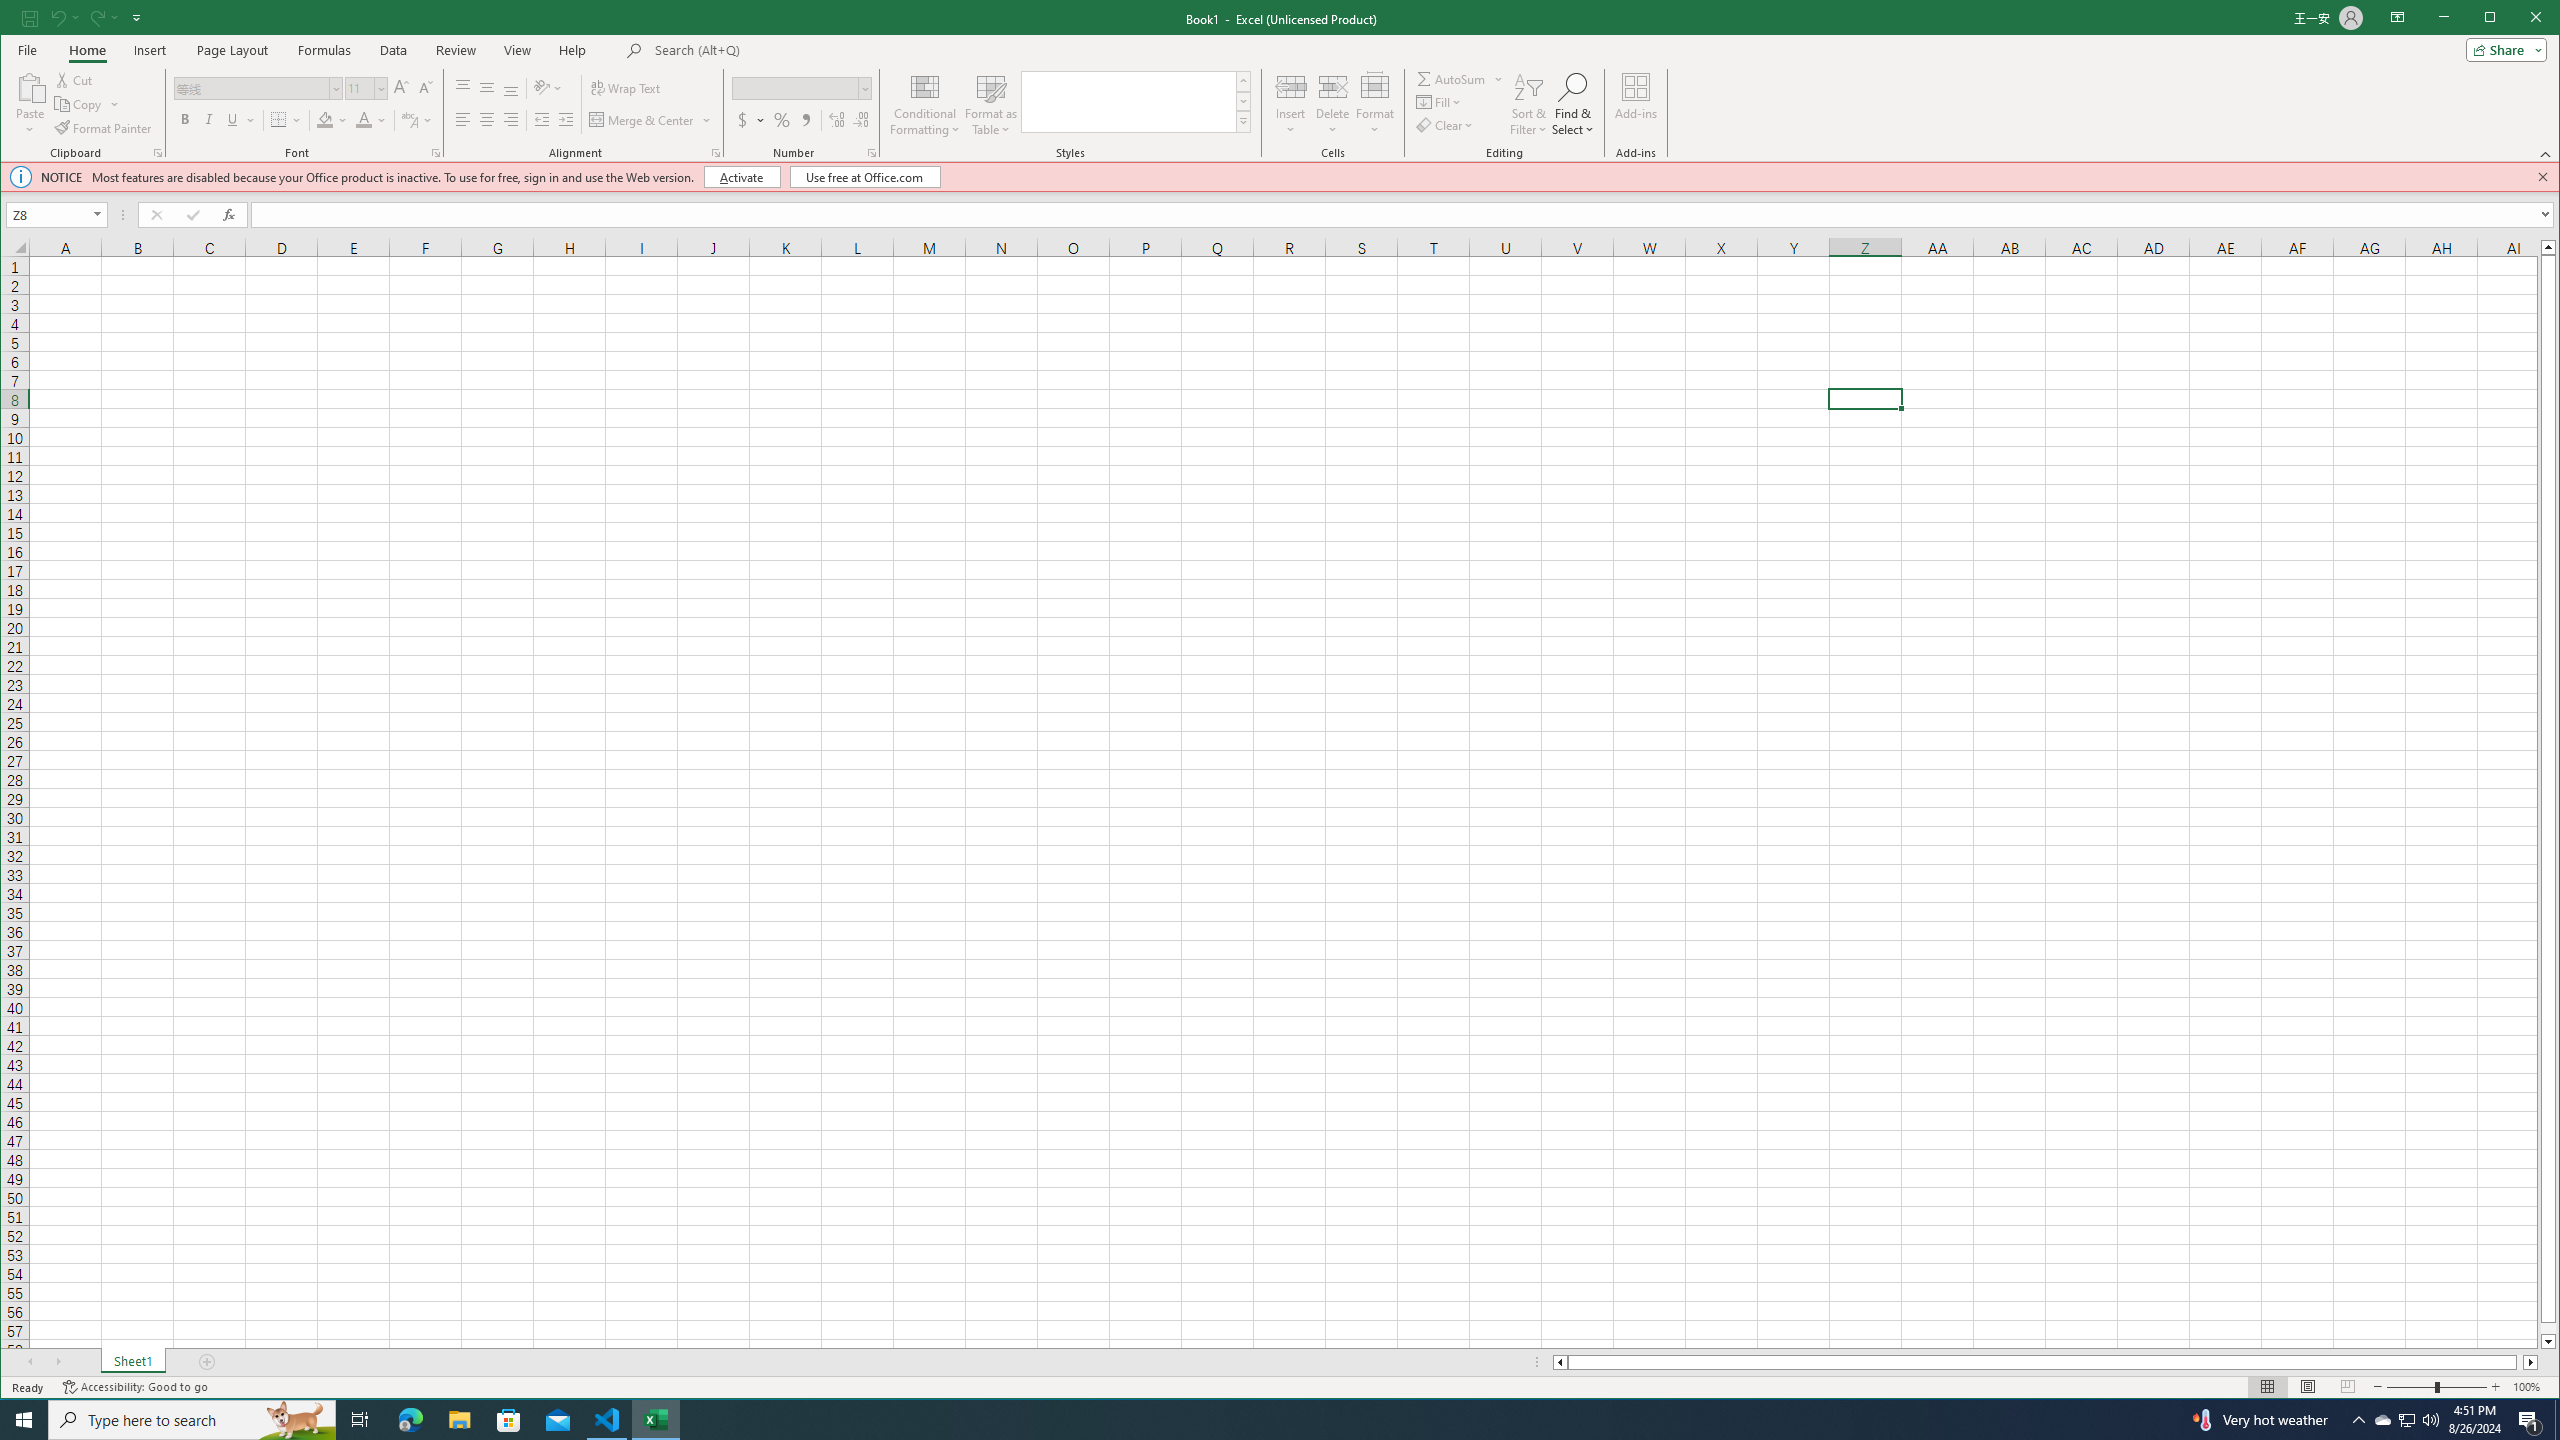 The image size is (2560, 1440). Describe the element at coordinates (1332, 103) in the screenshot. I see `'Delete'` at that location.